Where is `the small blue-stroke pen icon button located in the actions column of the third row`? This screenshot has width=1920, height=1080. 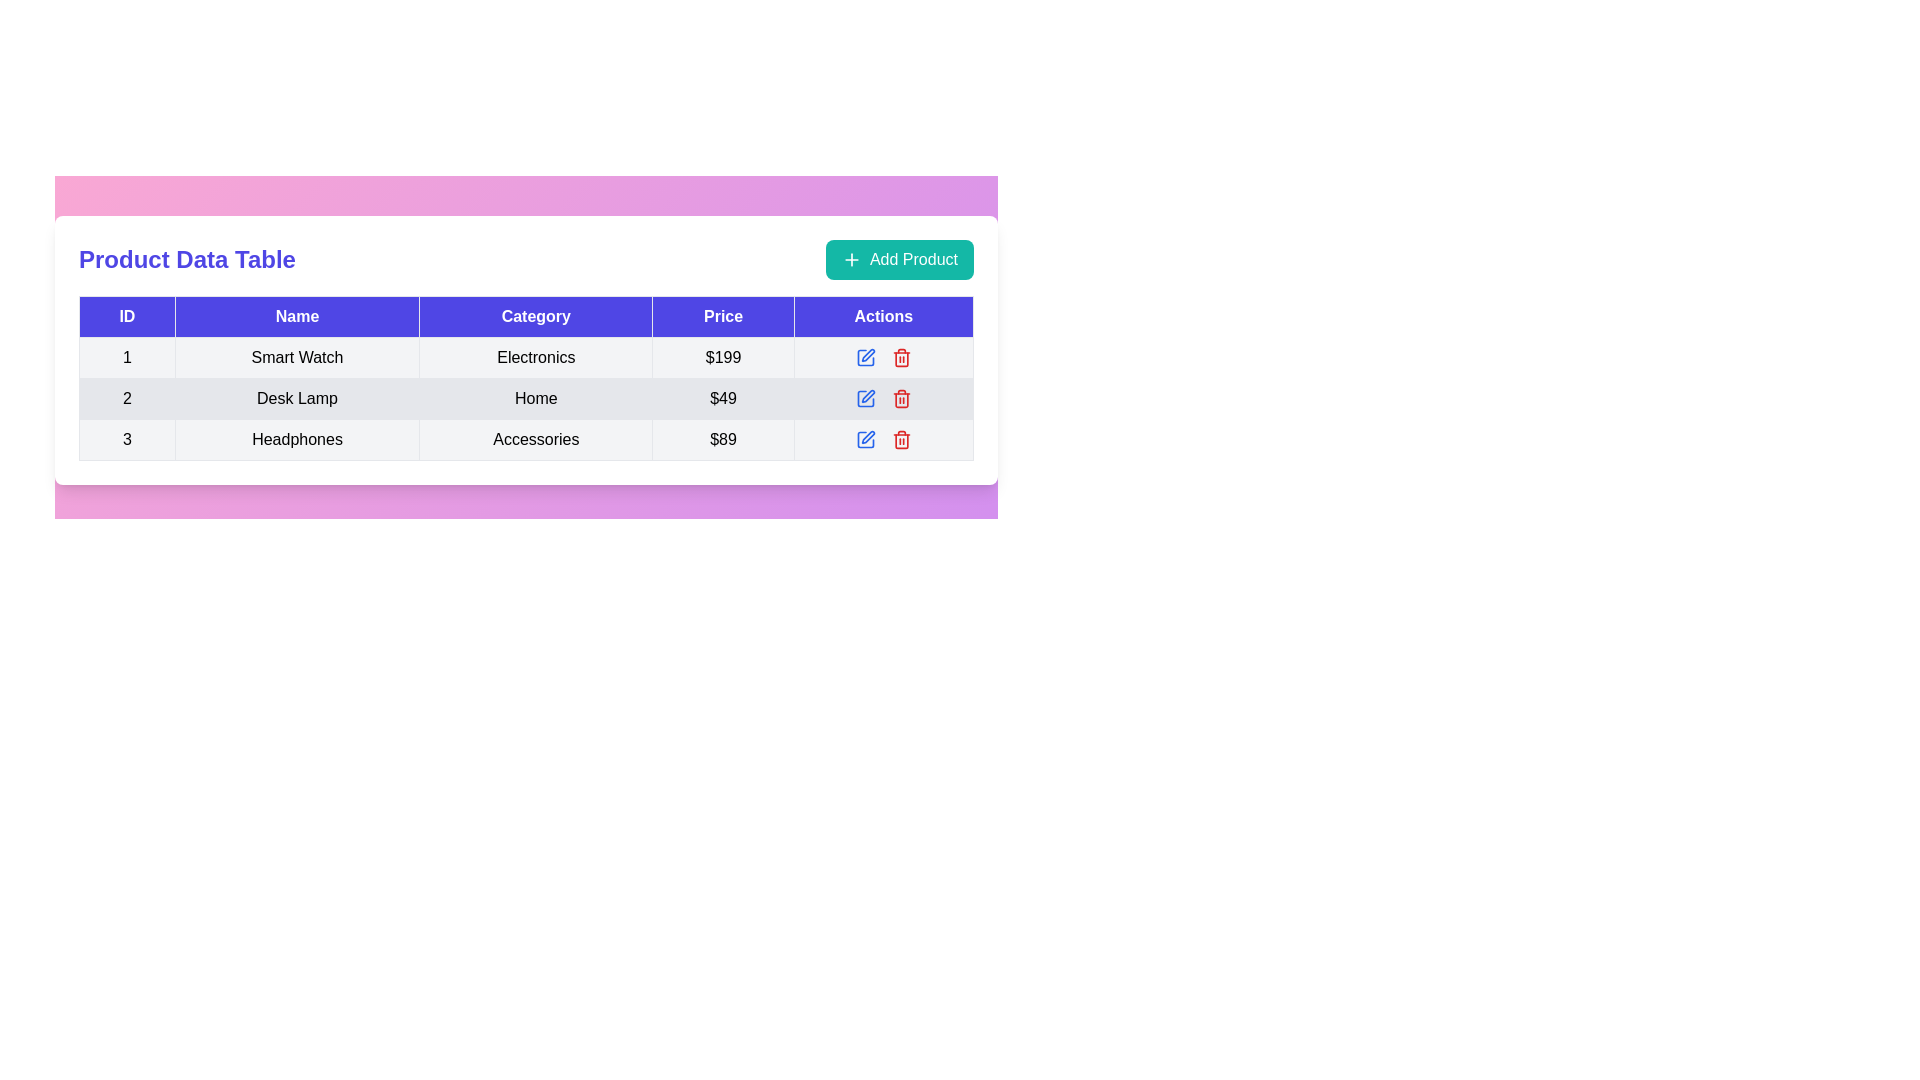
the small blue-stroke pen icon button located in the actions column of the third row is located at coordinates (868, 435).